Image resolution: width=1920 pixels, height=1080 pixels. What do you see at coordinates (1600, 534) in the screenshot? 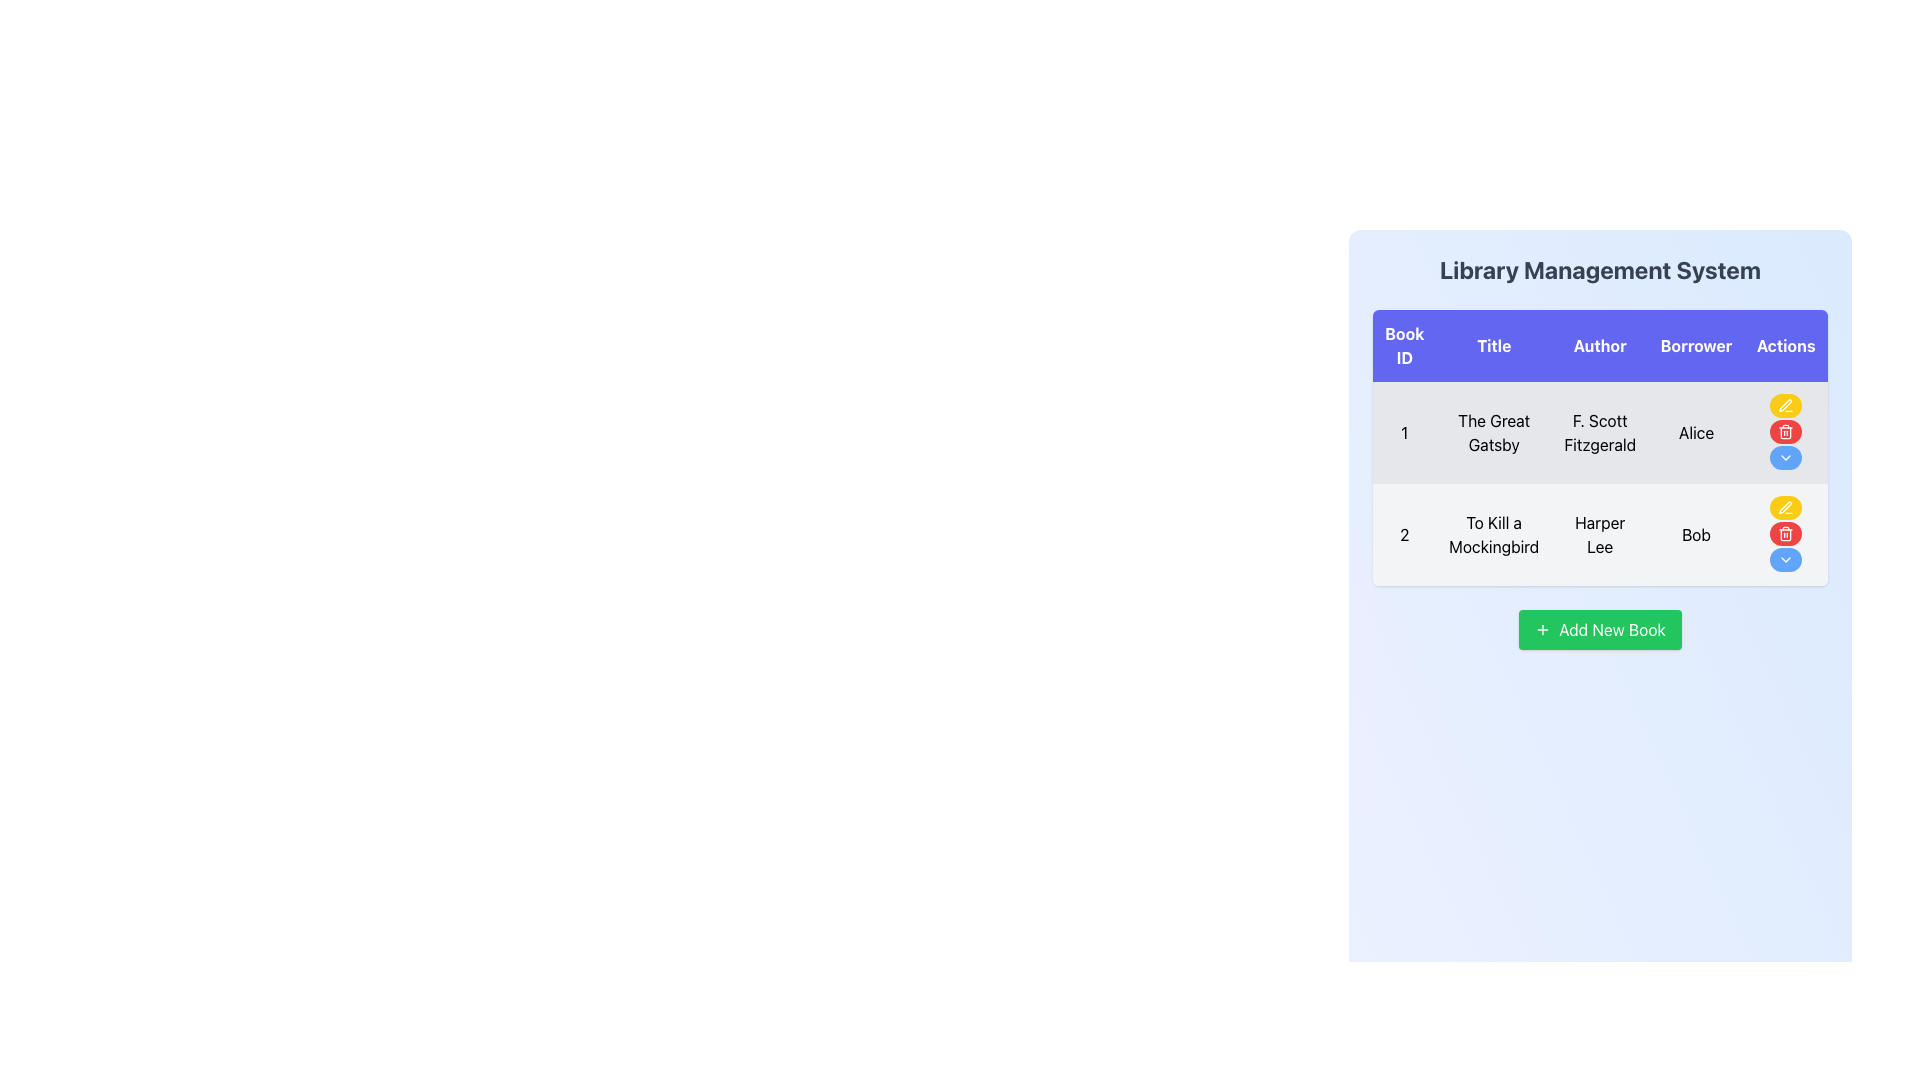
I see `the second row of the table containing 'To Kill a Mockingbird' to sort or interact with its columns` at bounding box center [1600, 534].